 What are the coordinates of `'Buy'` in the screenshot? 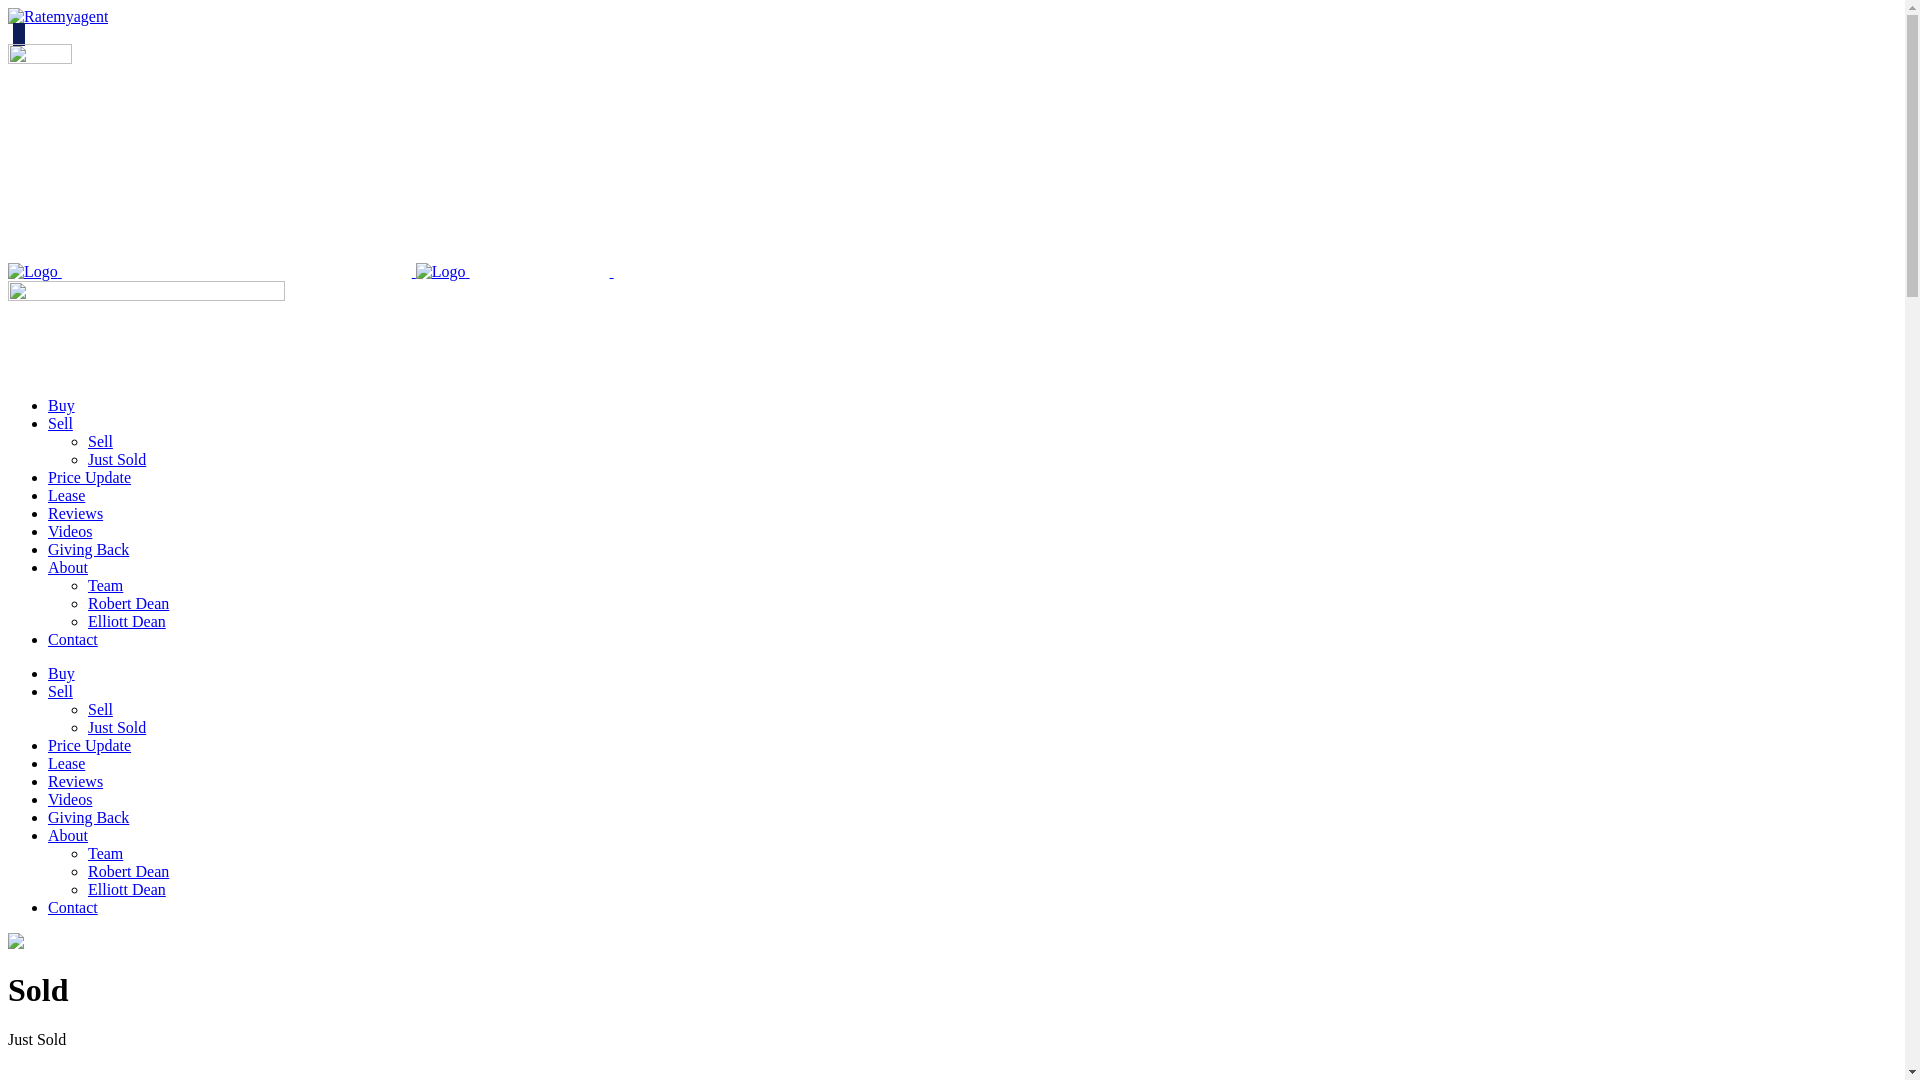 It's located at (61, 405).